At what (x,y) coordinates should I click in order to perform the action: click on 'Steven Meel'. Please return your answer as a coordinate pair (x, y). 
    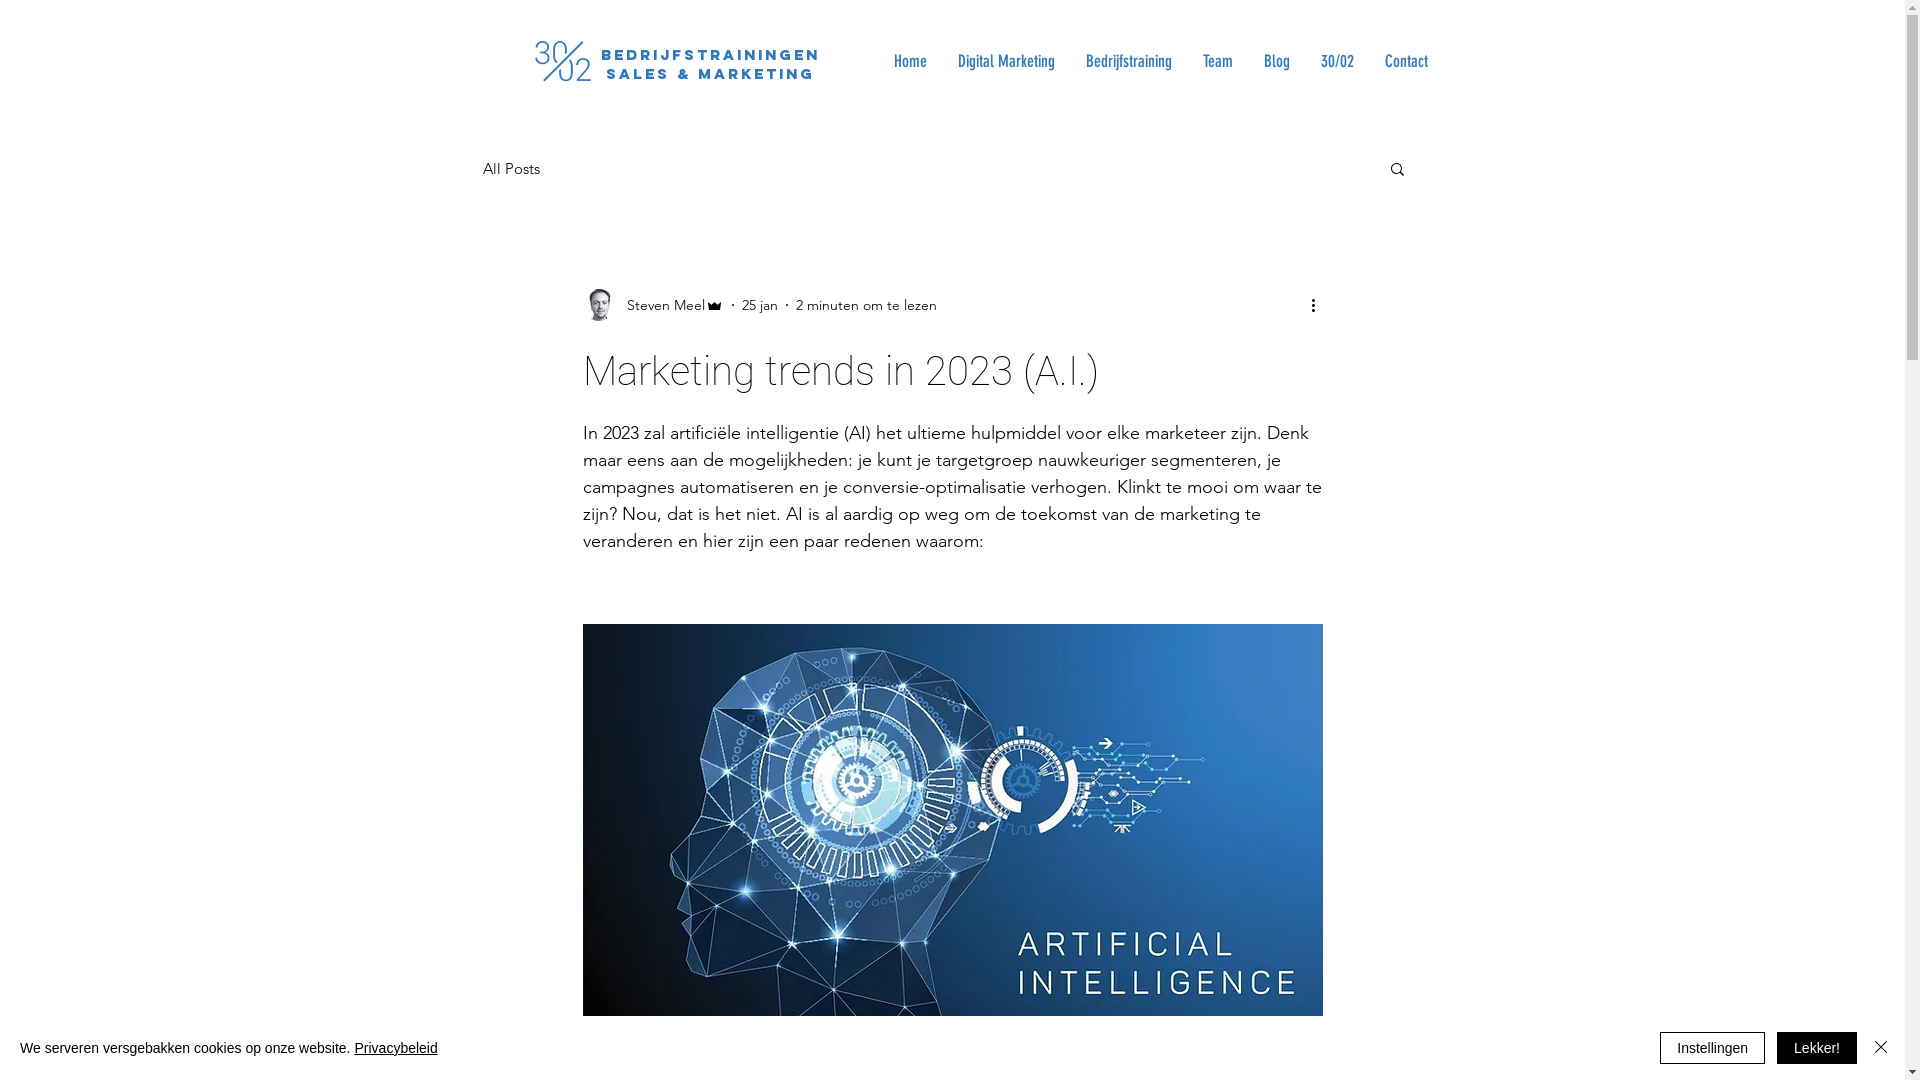
    Looking at the image, I should click on (652, 304).